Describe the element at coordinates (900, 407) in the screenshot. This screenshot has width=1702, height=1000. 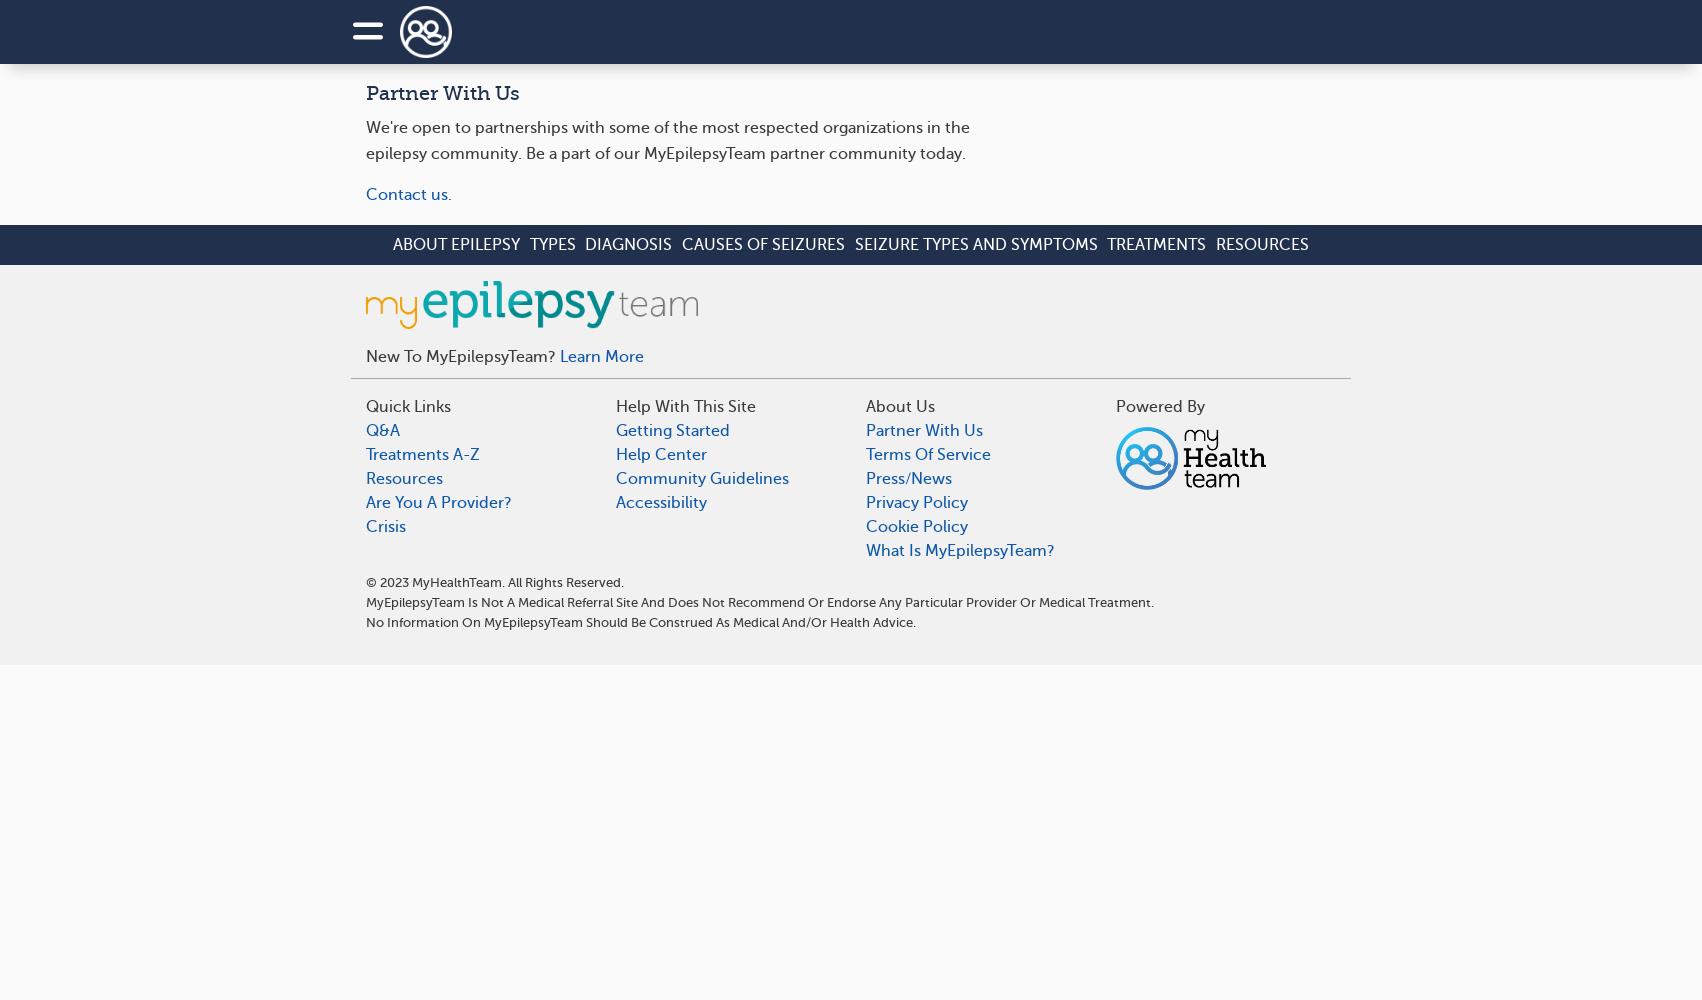
I see `'About Us'` at that location.